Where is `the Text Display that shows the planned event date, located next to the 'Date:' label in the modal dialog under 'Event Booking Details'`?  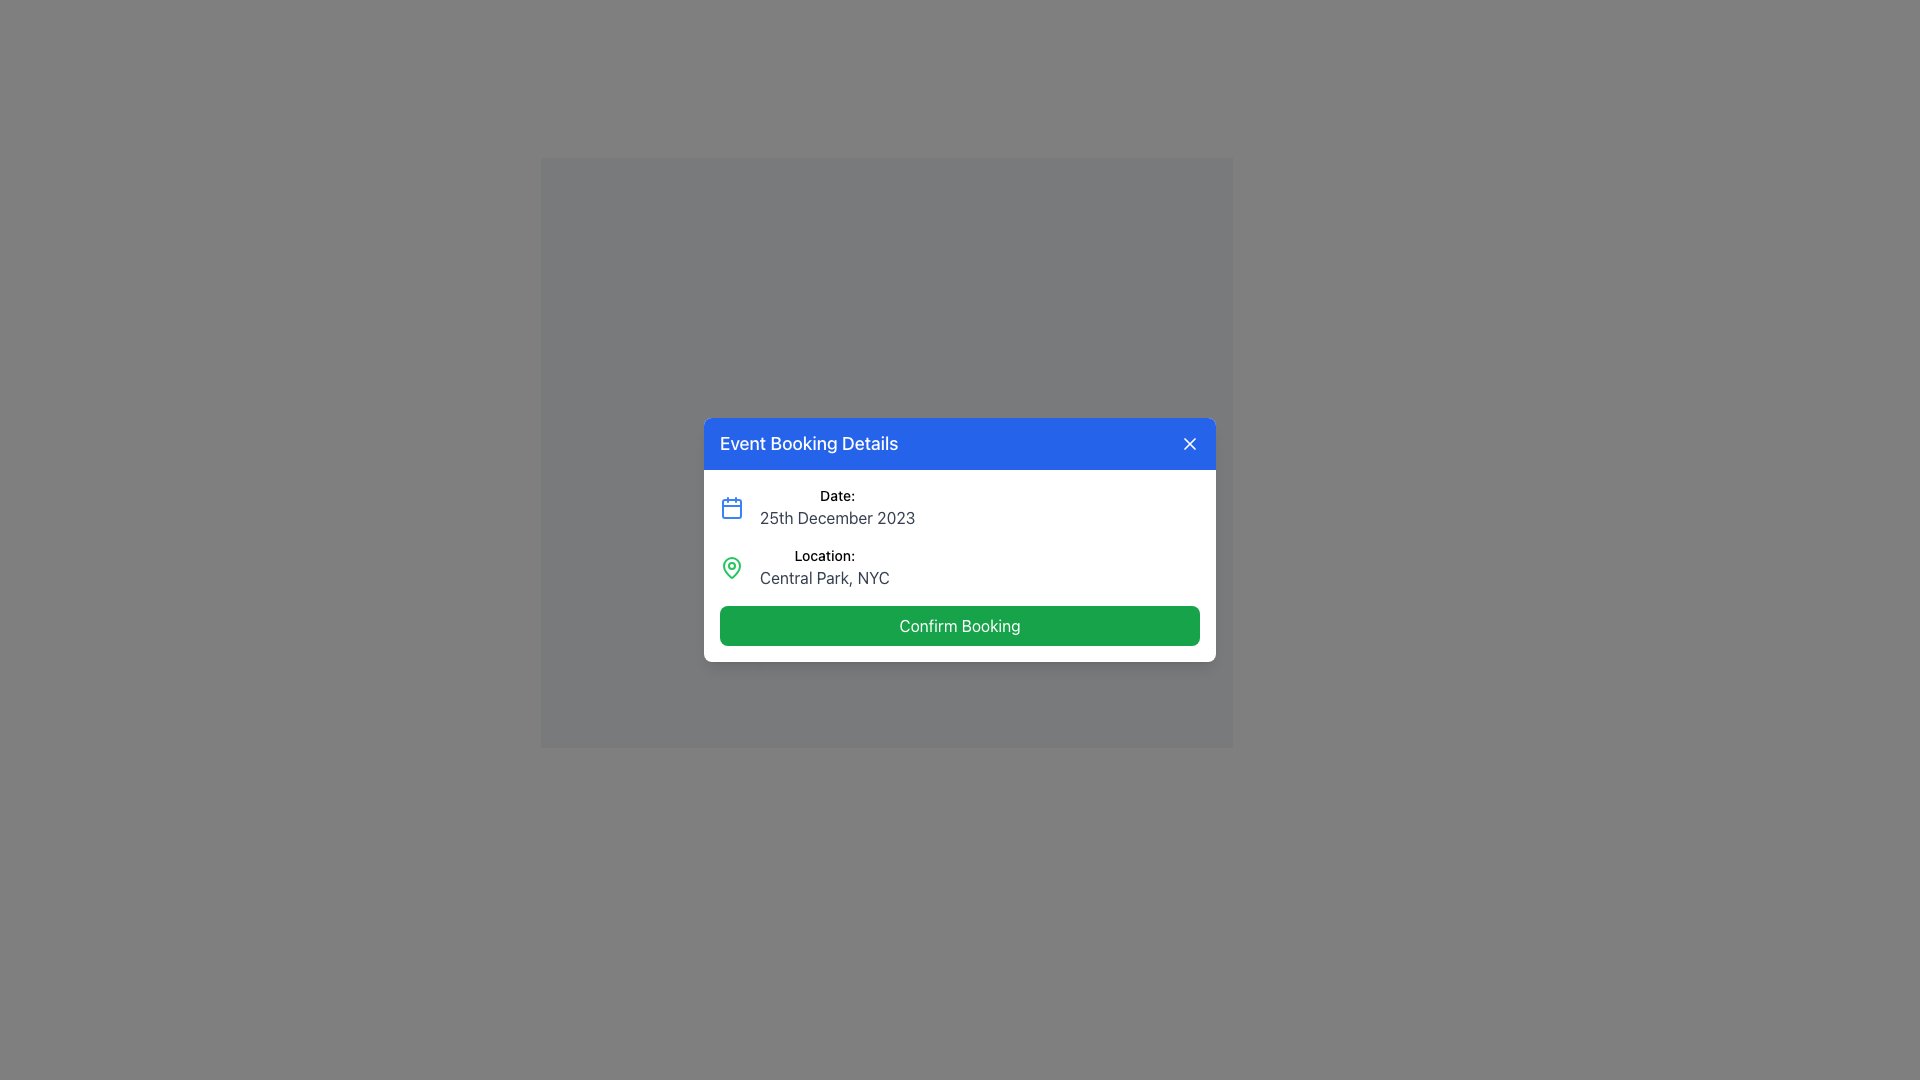 the Text Display that shows the planned event date, located next to the 'Date:' label in the modal dialog under 'Event Booking Details' is located at coordinates (837, 516).